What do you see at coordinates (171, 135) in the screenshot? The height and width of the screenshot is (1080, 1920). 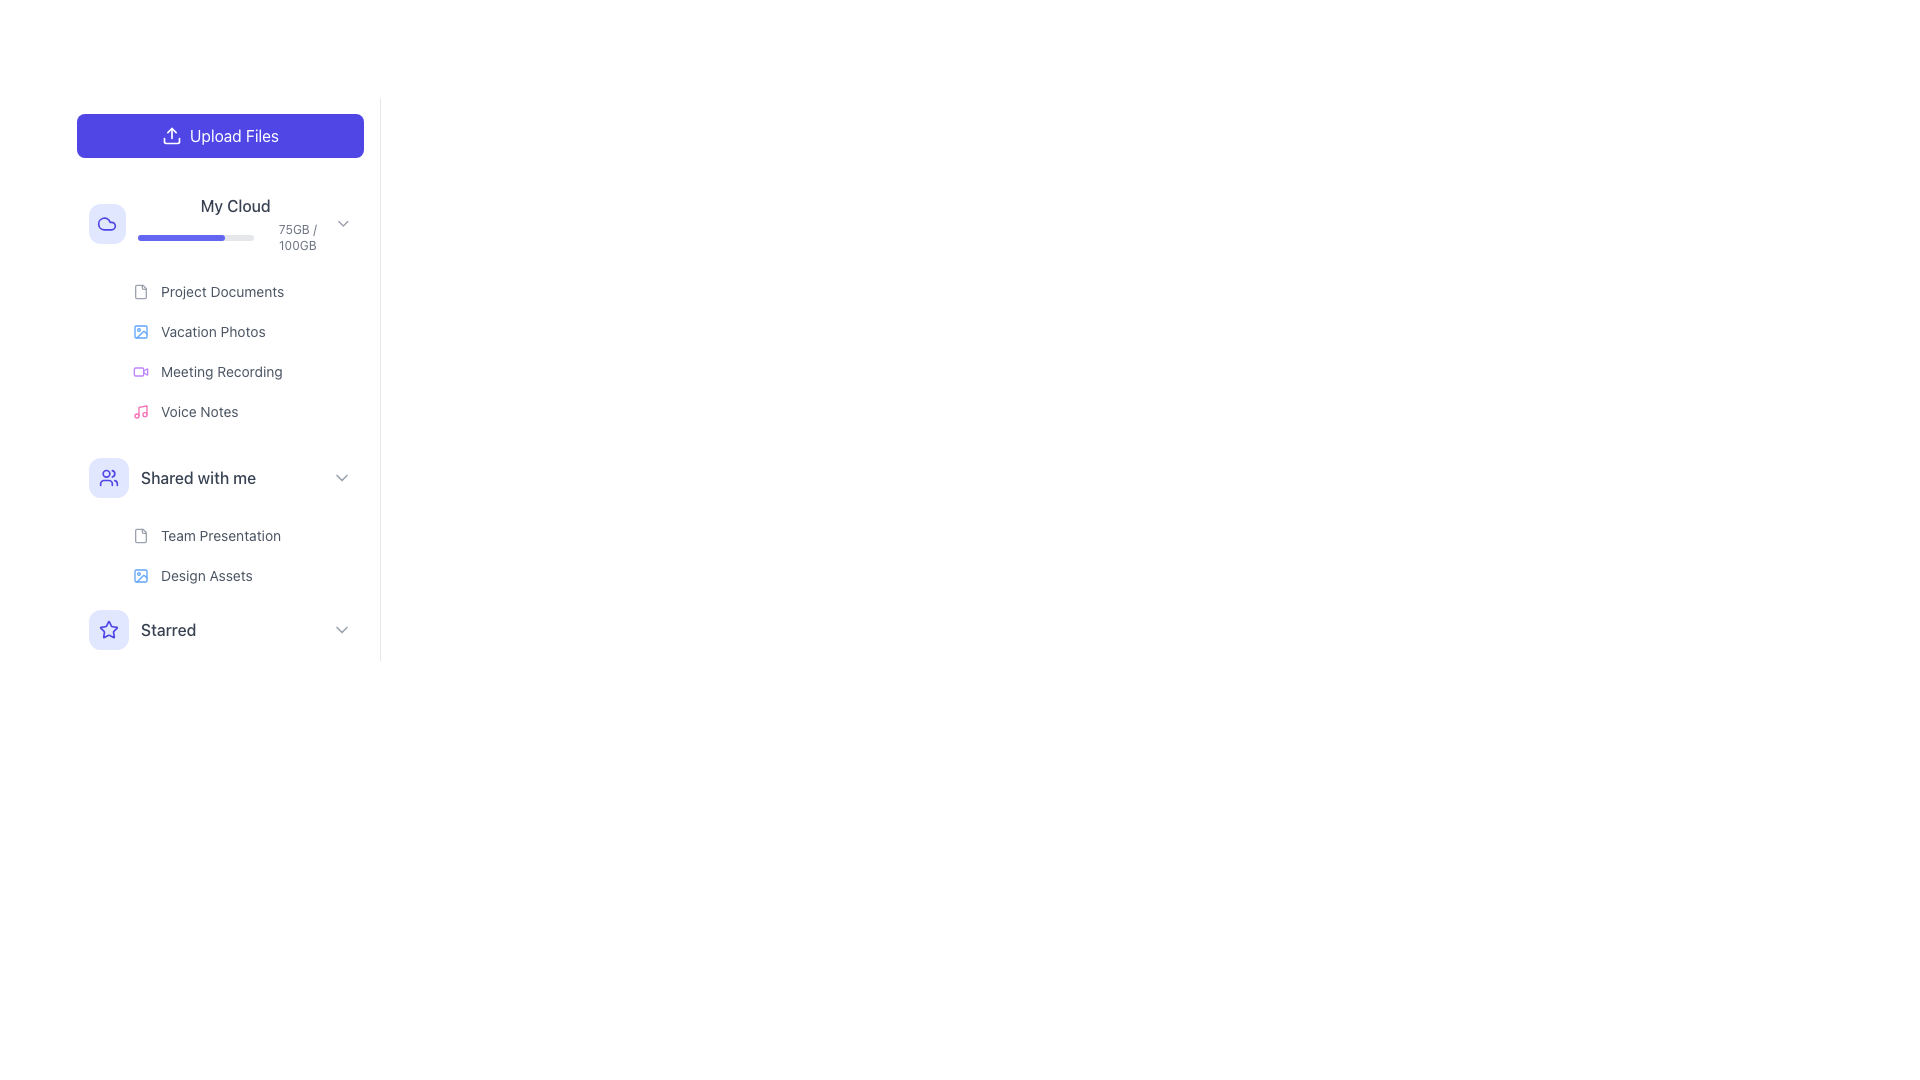 I see `the SVG graphic icon located to the left of the 'Upload Files' text within the blue button to interact with the upload functionality` at bounding box center [171, 135].